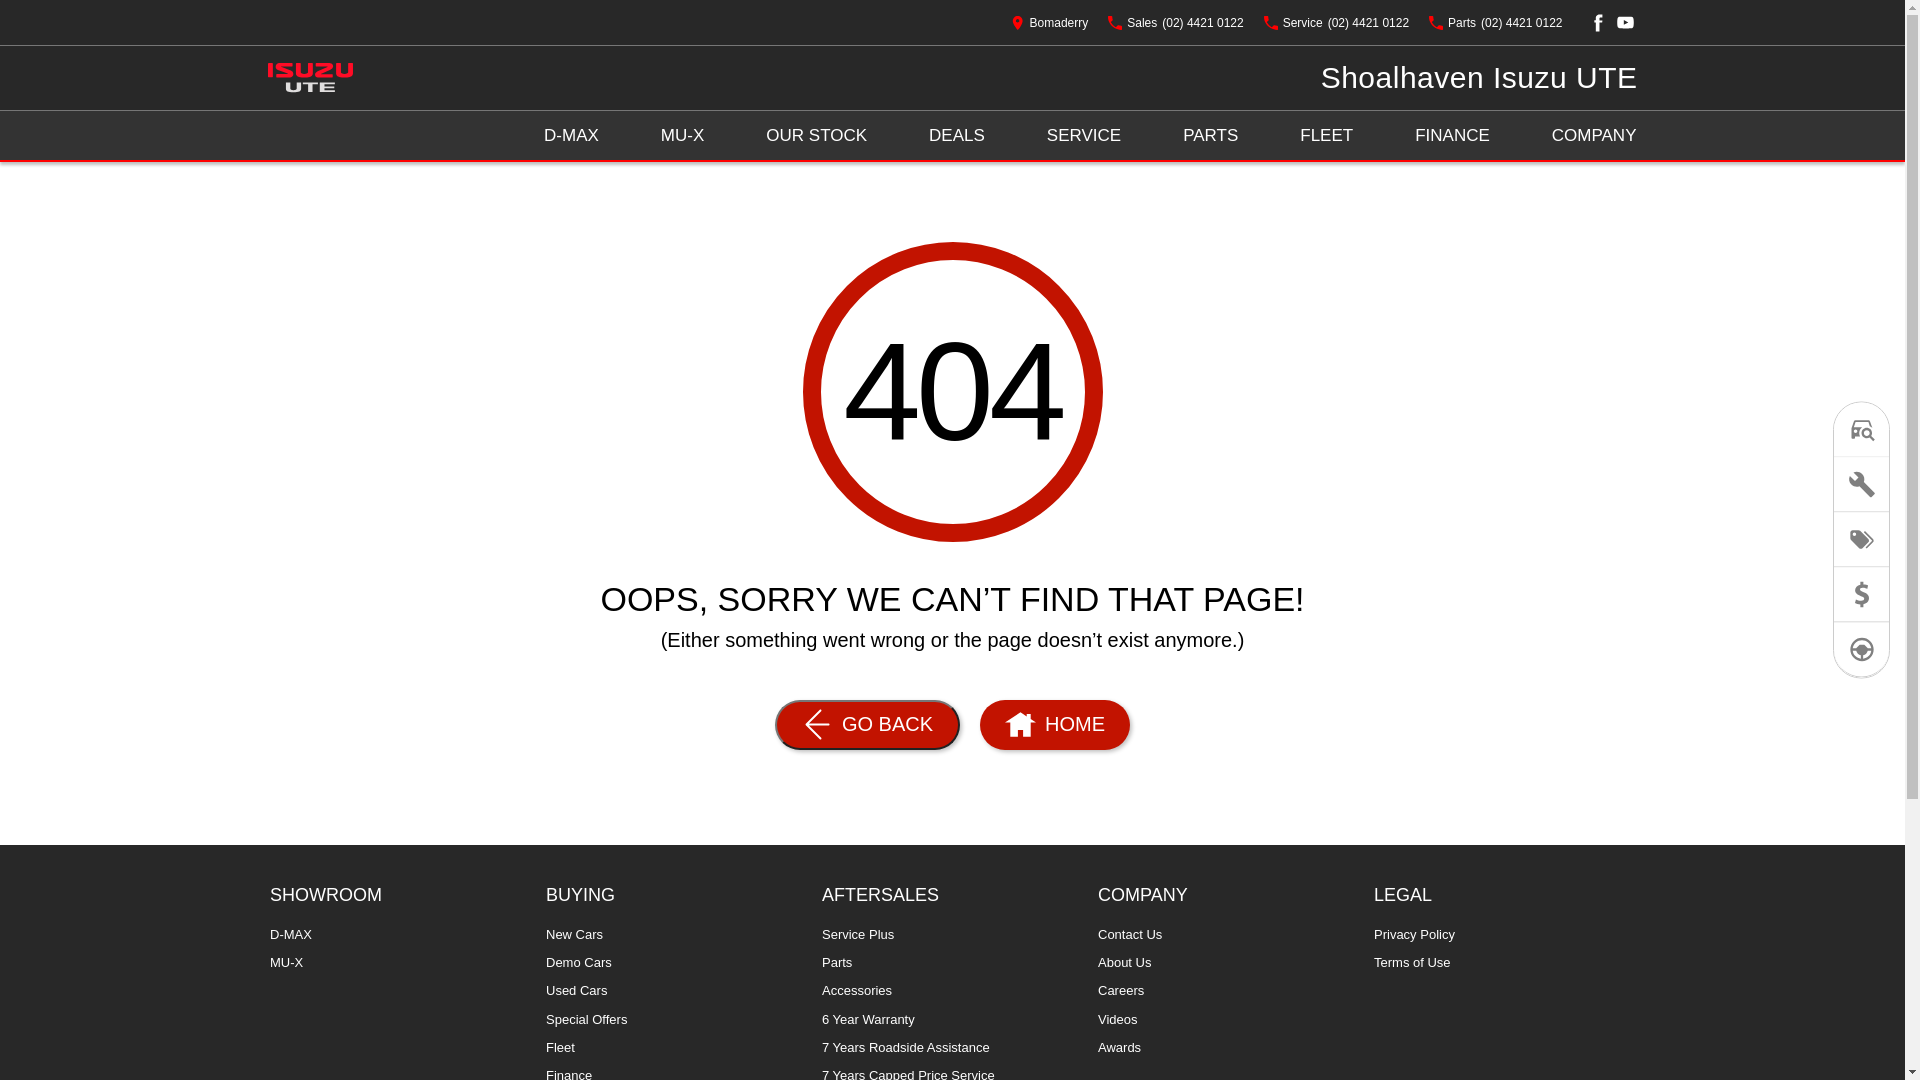 The image size is (1920, 1080). What do you see at coordinates (1175, 22) in the screenshot?
I see `'Sales` at bounding box center [1175, 22].